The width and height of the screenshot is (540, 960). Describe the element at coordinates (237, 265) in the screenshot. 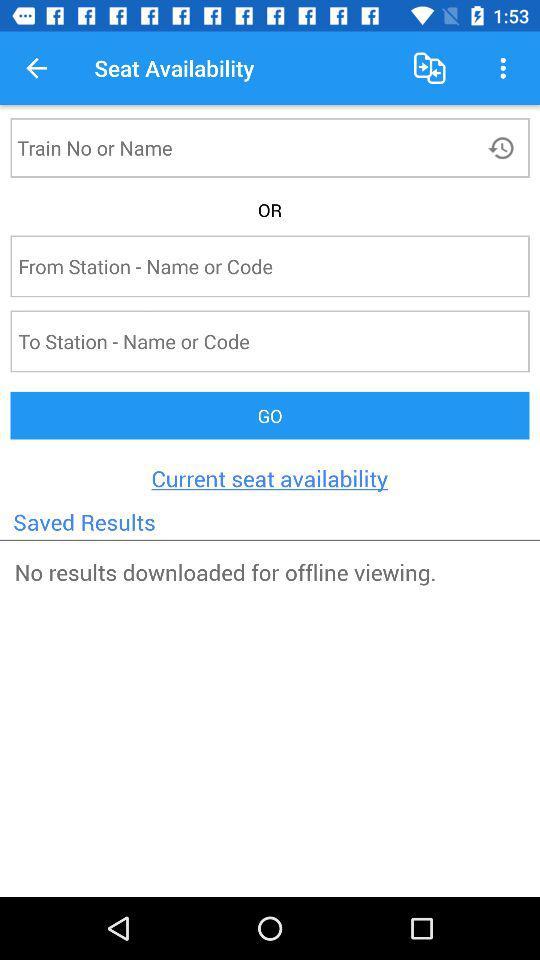

I see `station information` at that location.